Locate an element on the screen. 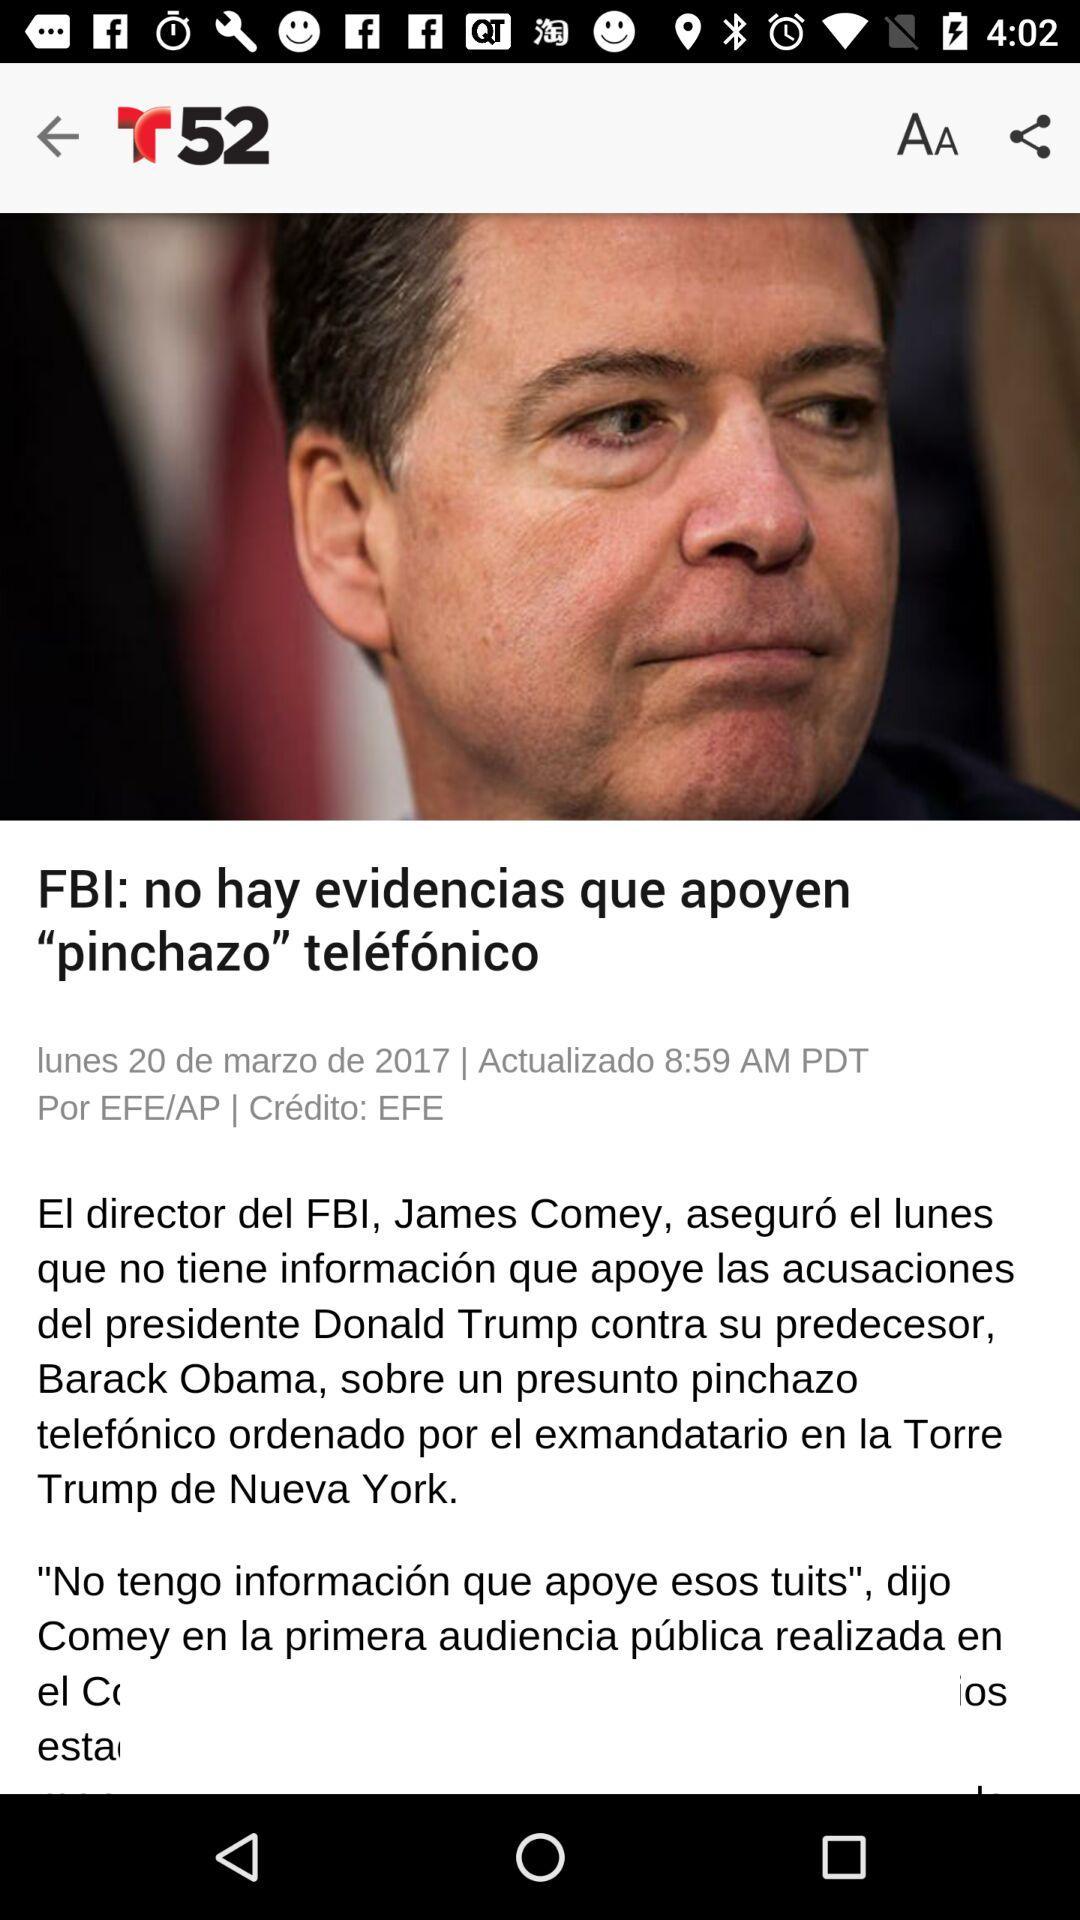 The width and height of the screenshot is (1080, 1920). selecionar imagem is located at coordinates (540, 516).